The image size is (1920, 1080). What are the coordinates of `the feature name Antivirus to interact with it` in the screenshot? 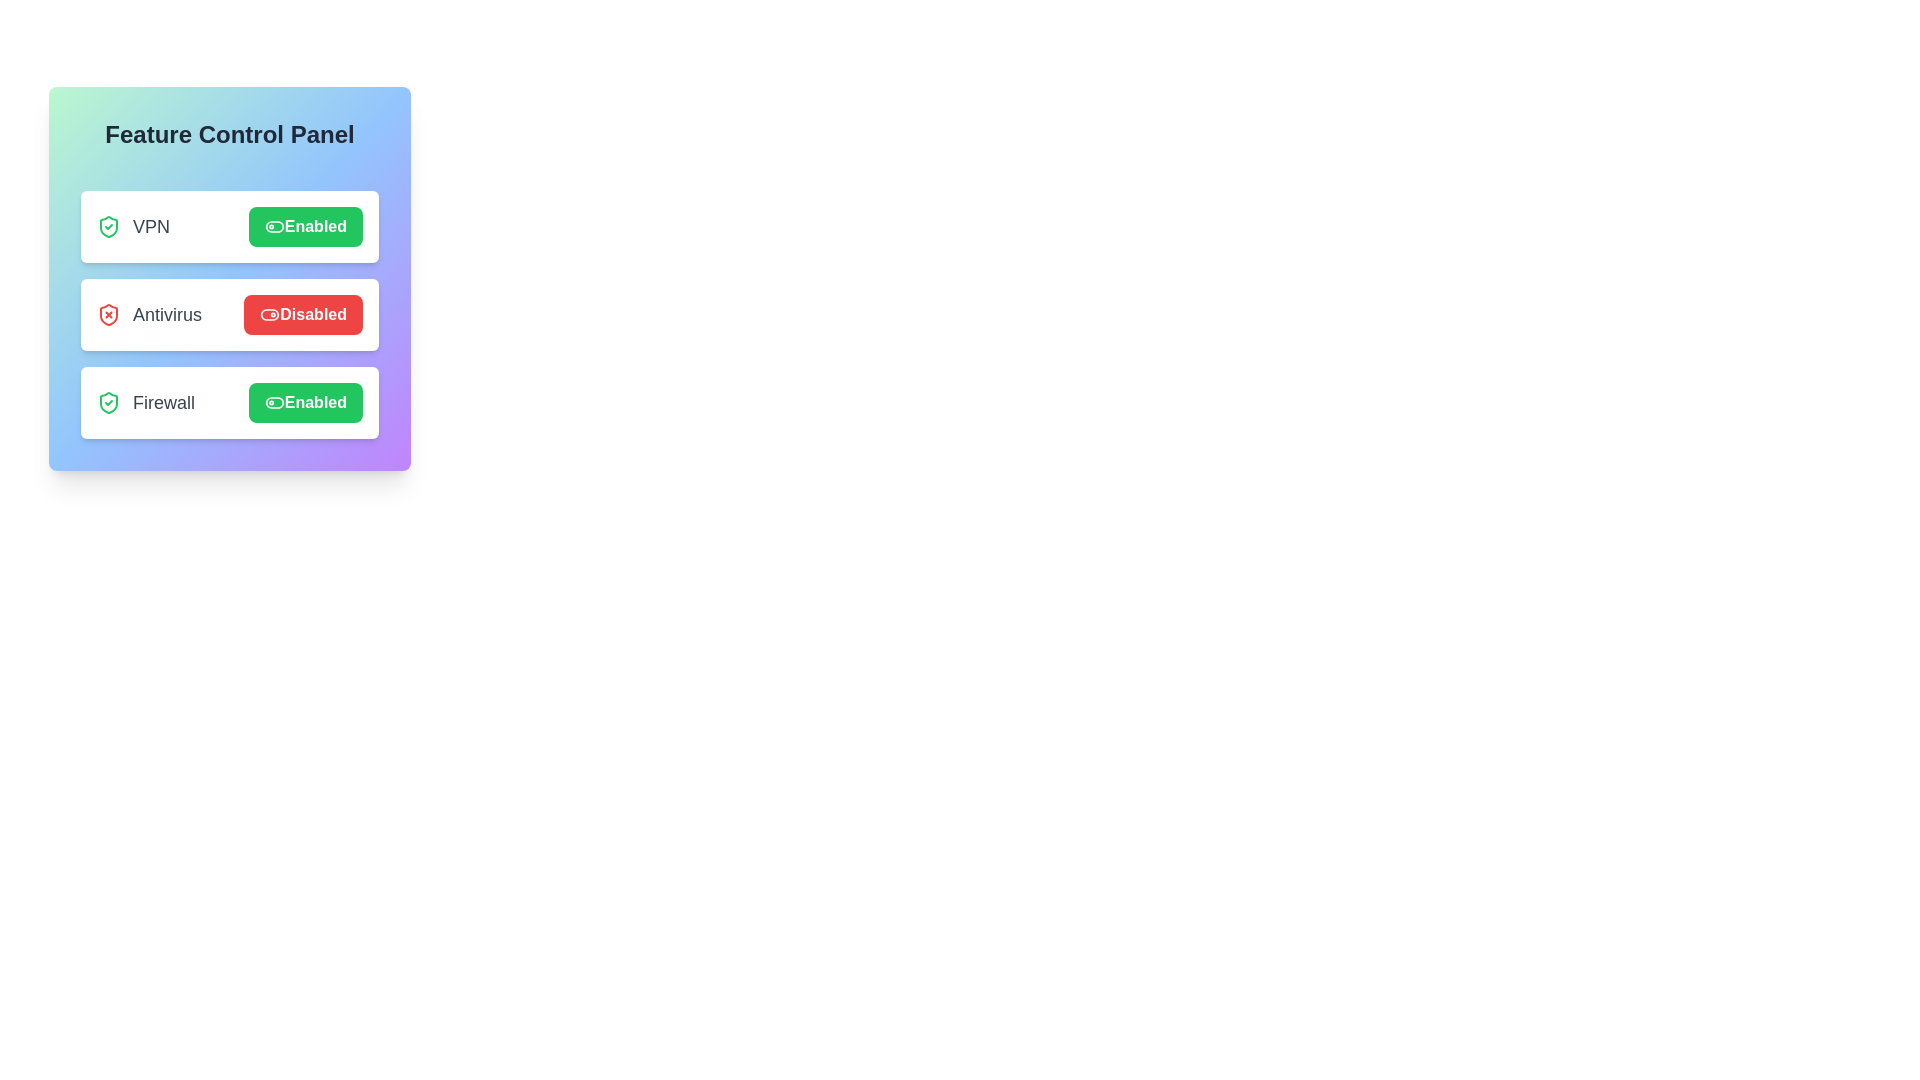 It's located at (148, 315).